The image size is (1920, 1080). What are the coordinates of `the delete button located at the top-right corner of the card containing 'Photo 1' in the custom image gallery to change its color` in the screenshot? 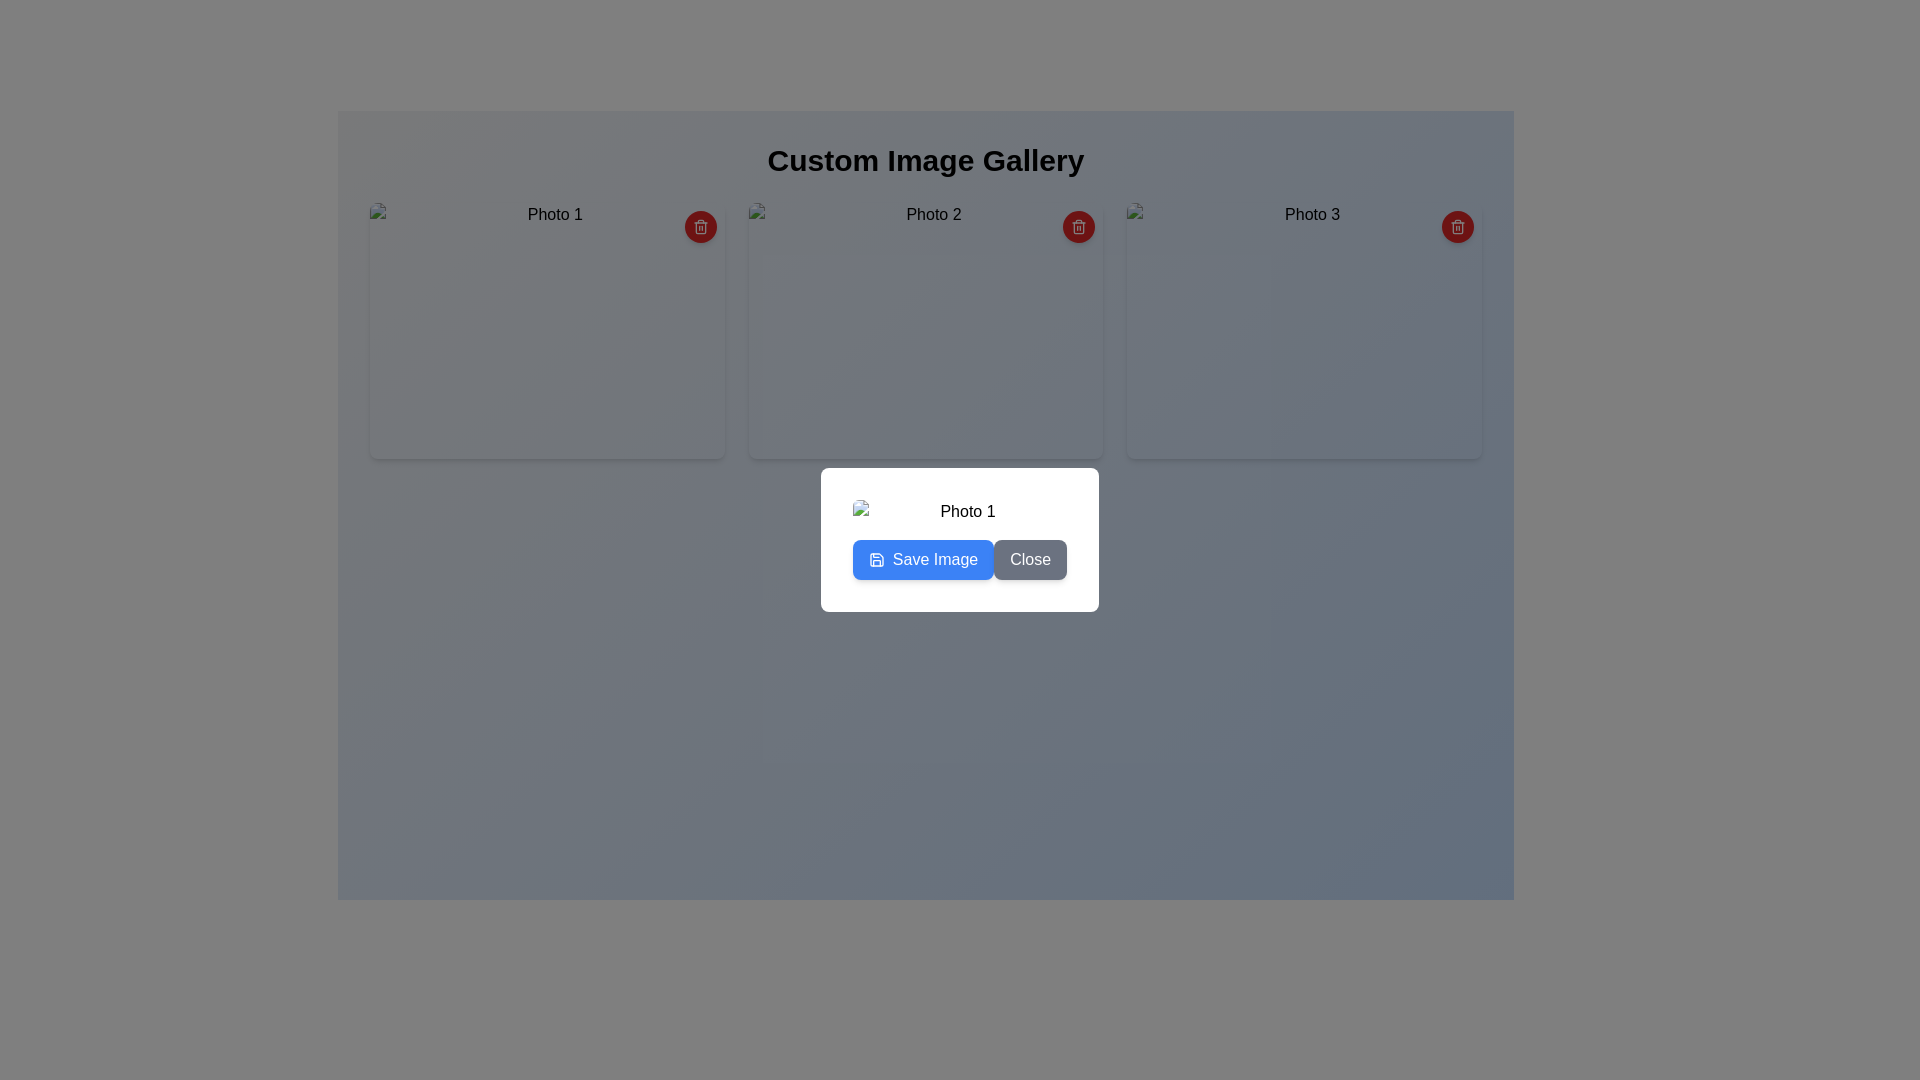 It's located at (700, 226).